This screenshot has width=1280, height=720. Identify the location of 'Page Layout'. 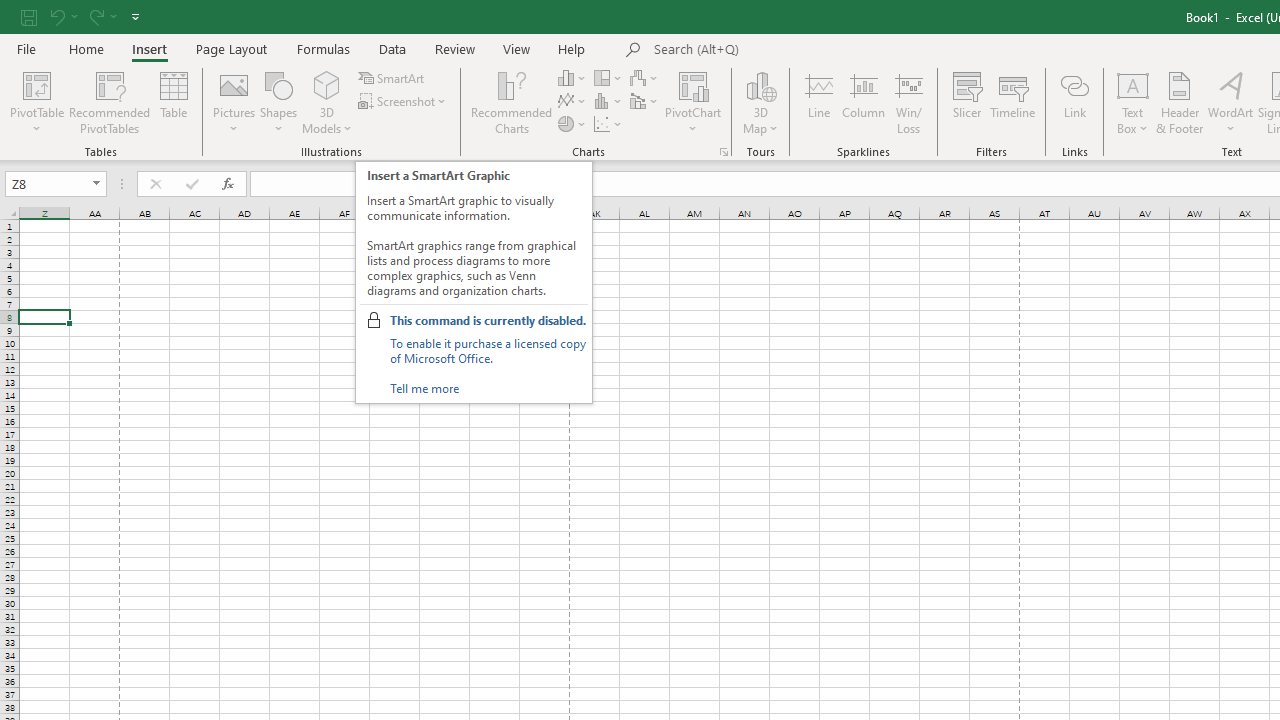
(231, 48).